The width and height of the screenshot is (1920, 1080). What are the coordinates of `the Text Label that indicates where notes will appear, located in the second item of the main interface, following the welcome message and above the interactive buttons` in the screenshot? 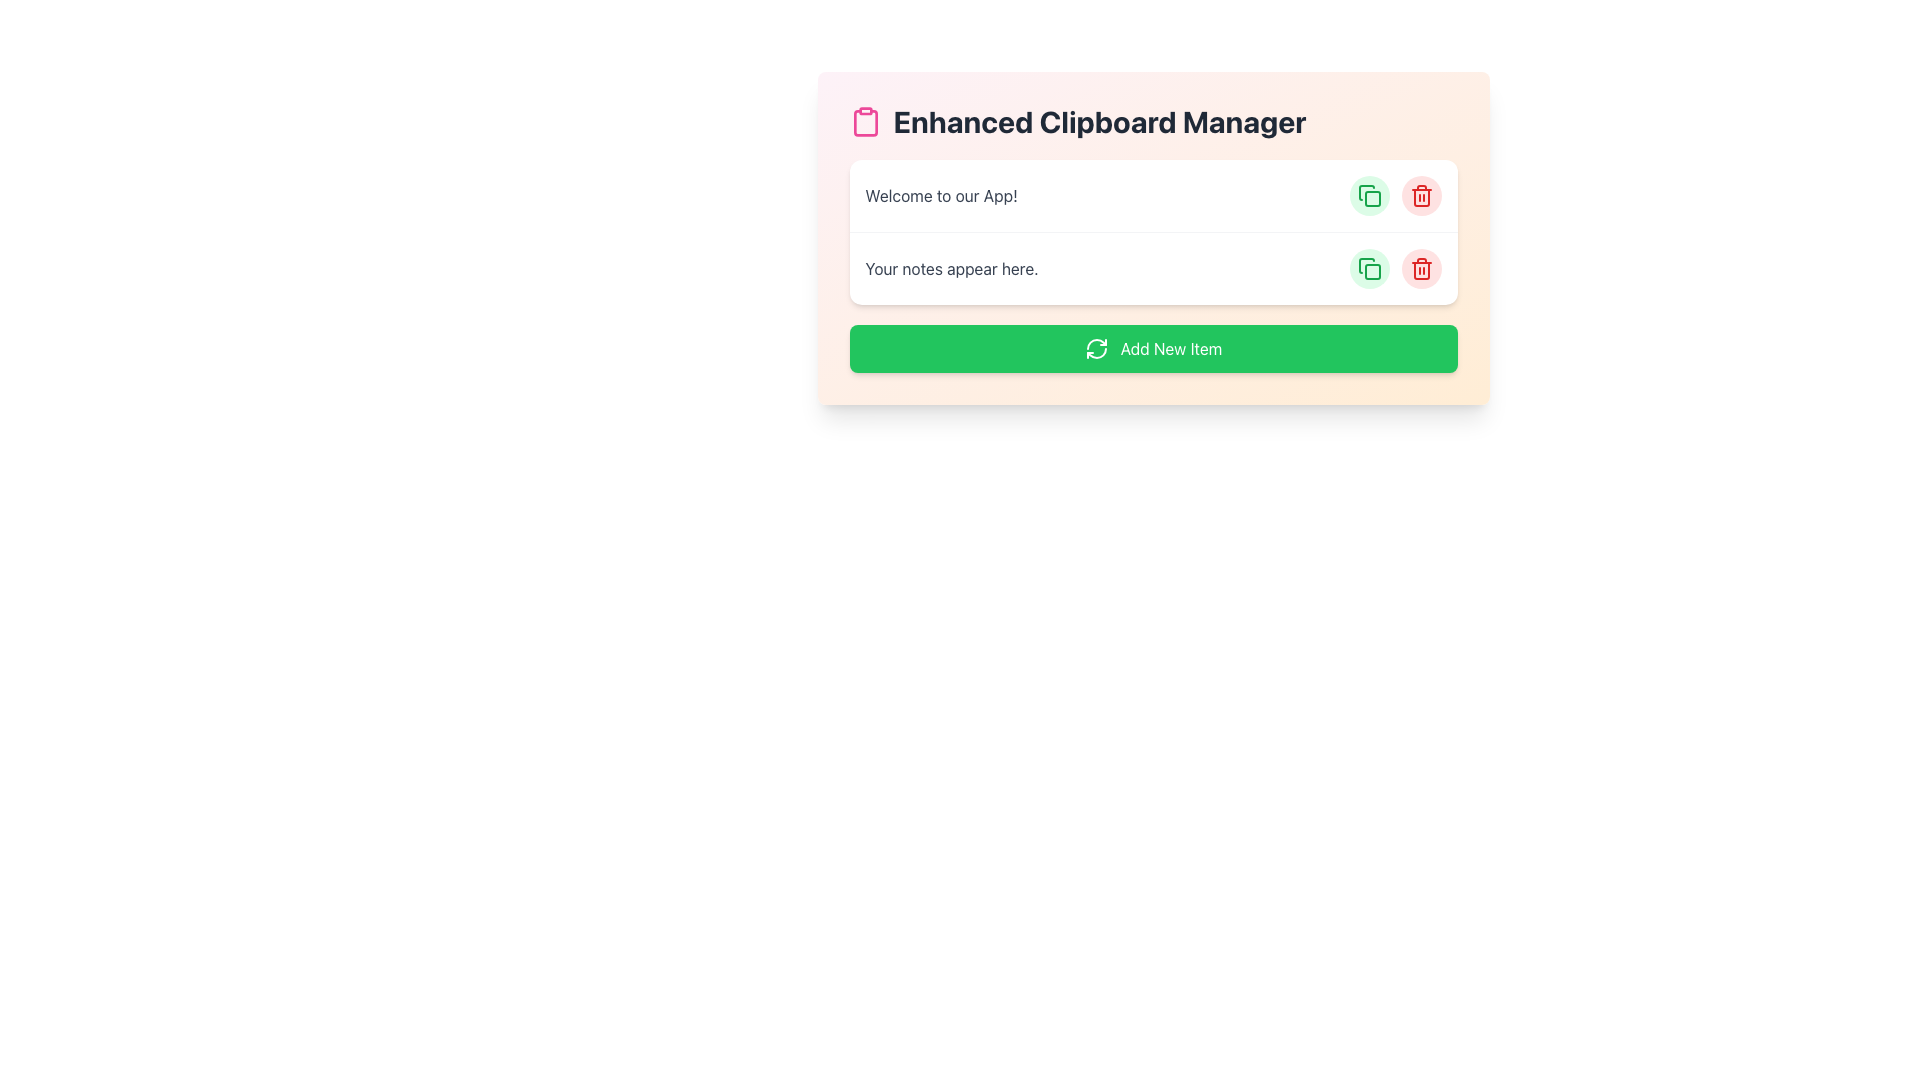 It's located at (951, 268).